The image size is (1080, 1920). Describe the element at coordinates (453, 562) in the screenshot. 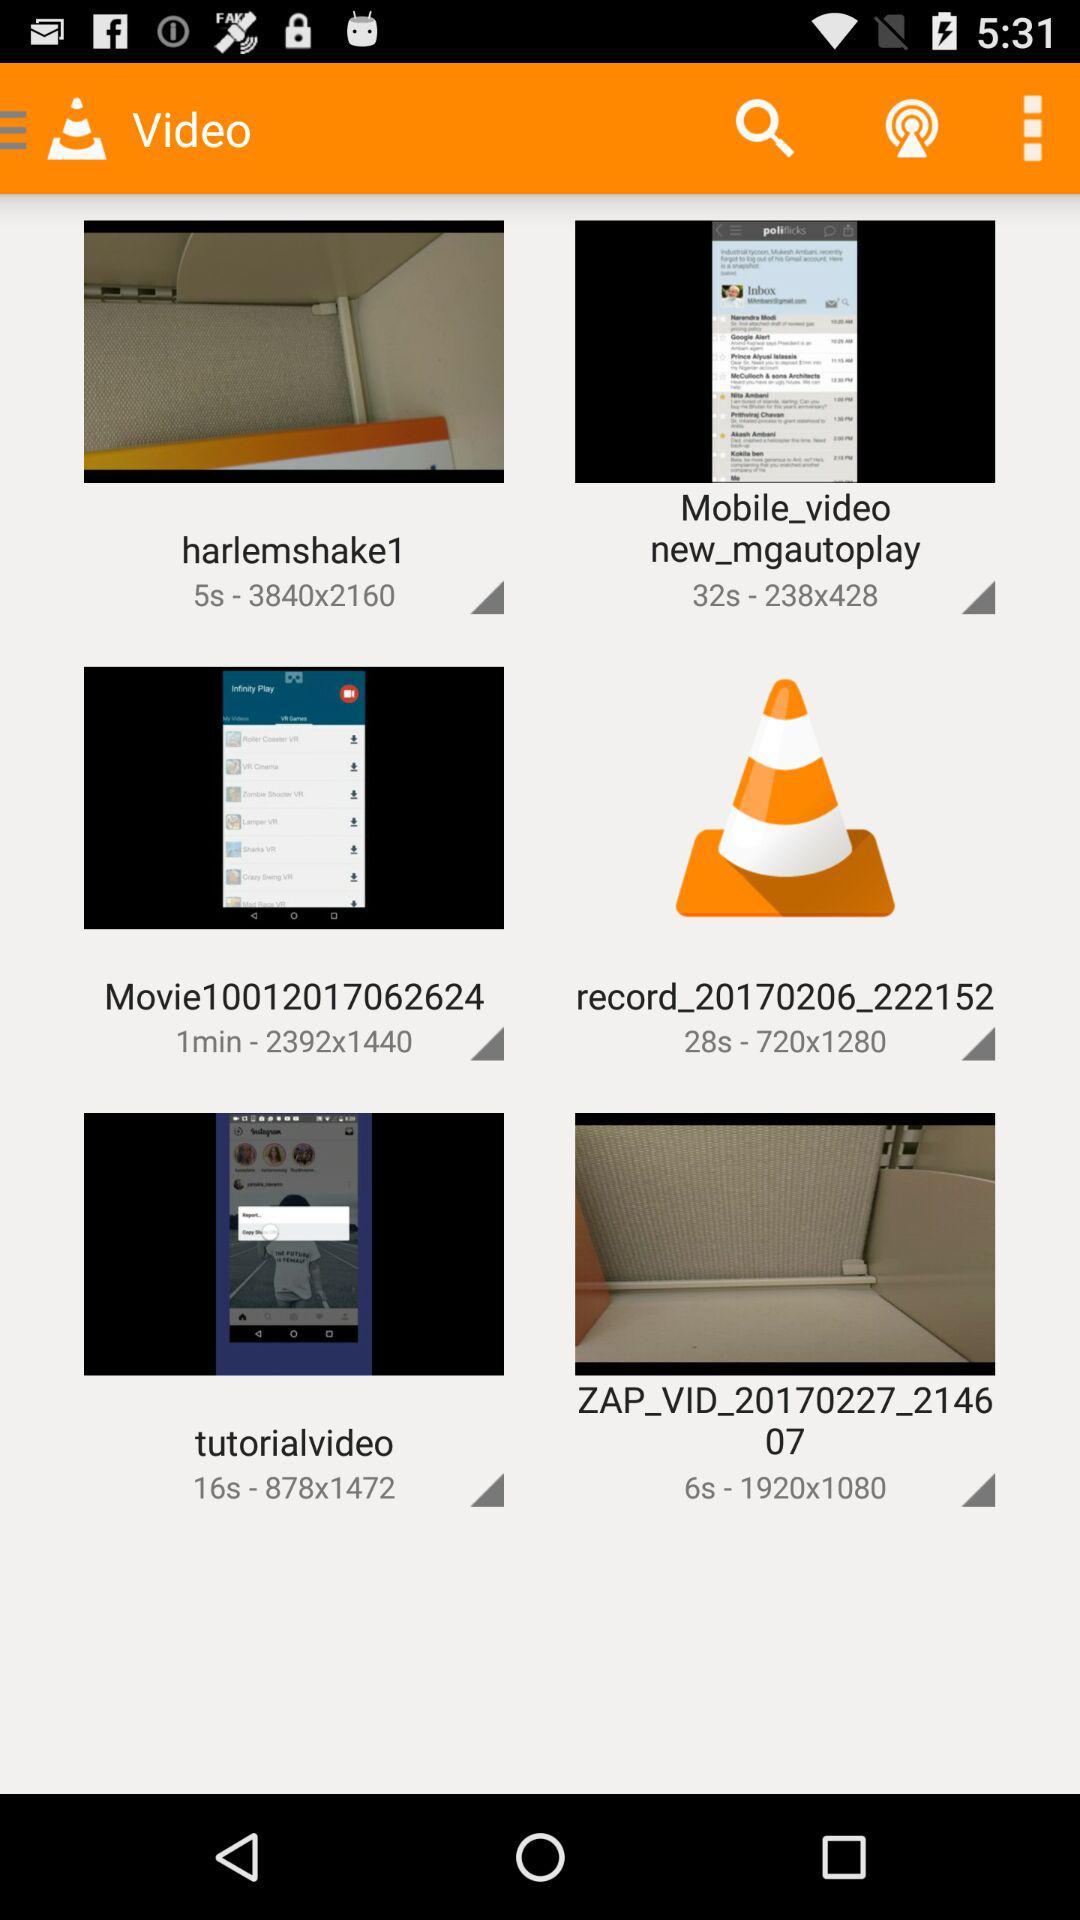

I see `open action menu` at that location.